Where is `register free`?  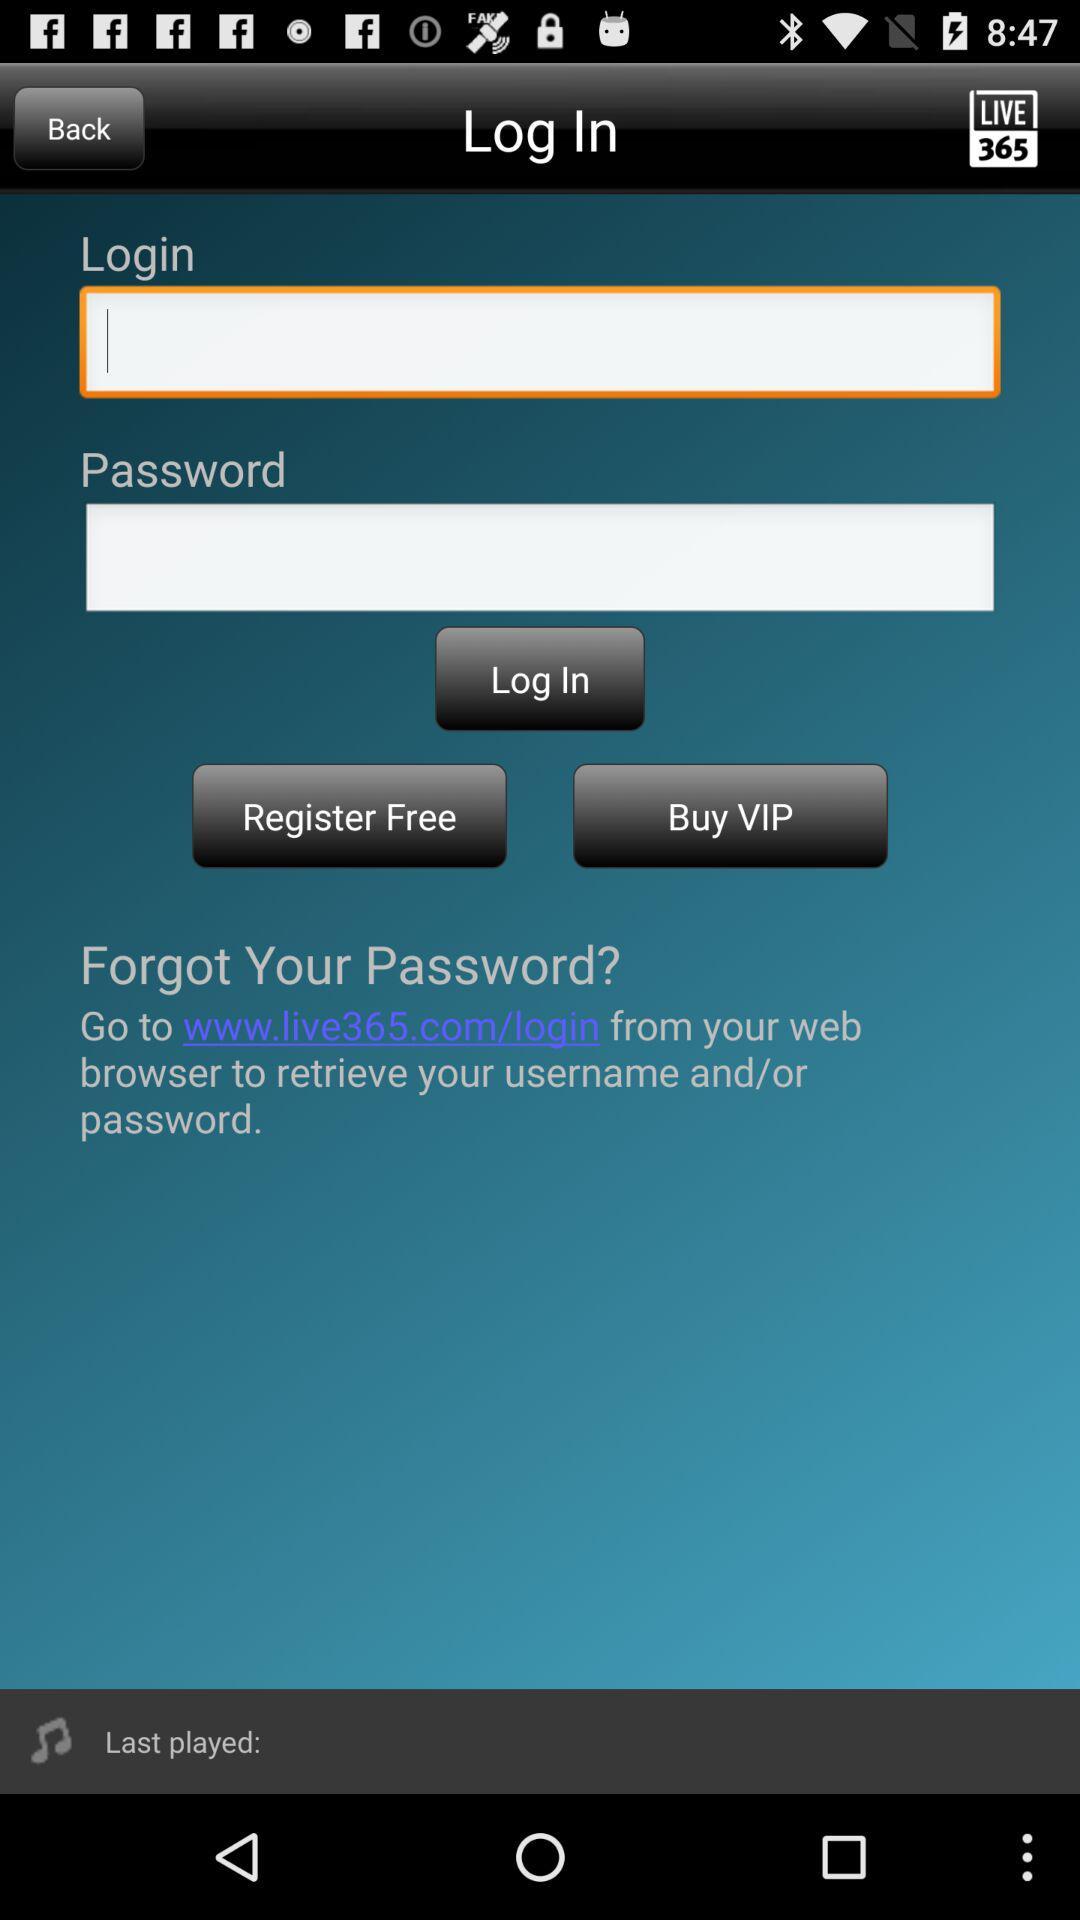 register free is located at coordinates (348, 816).